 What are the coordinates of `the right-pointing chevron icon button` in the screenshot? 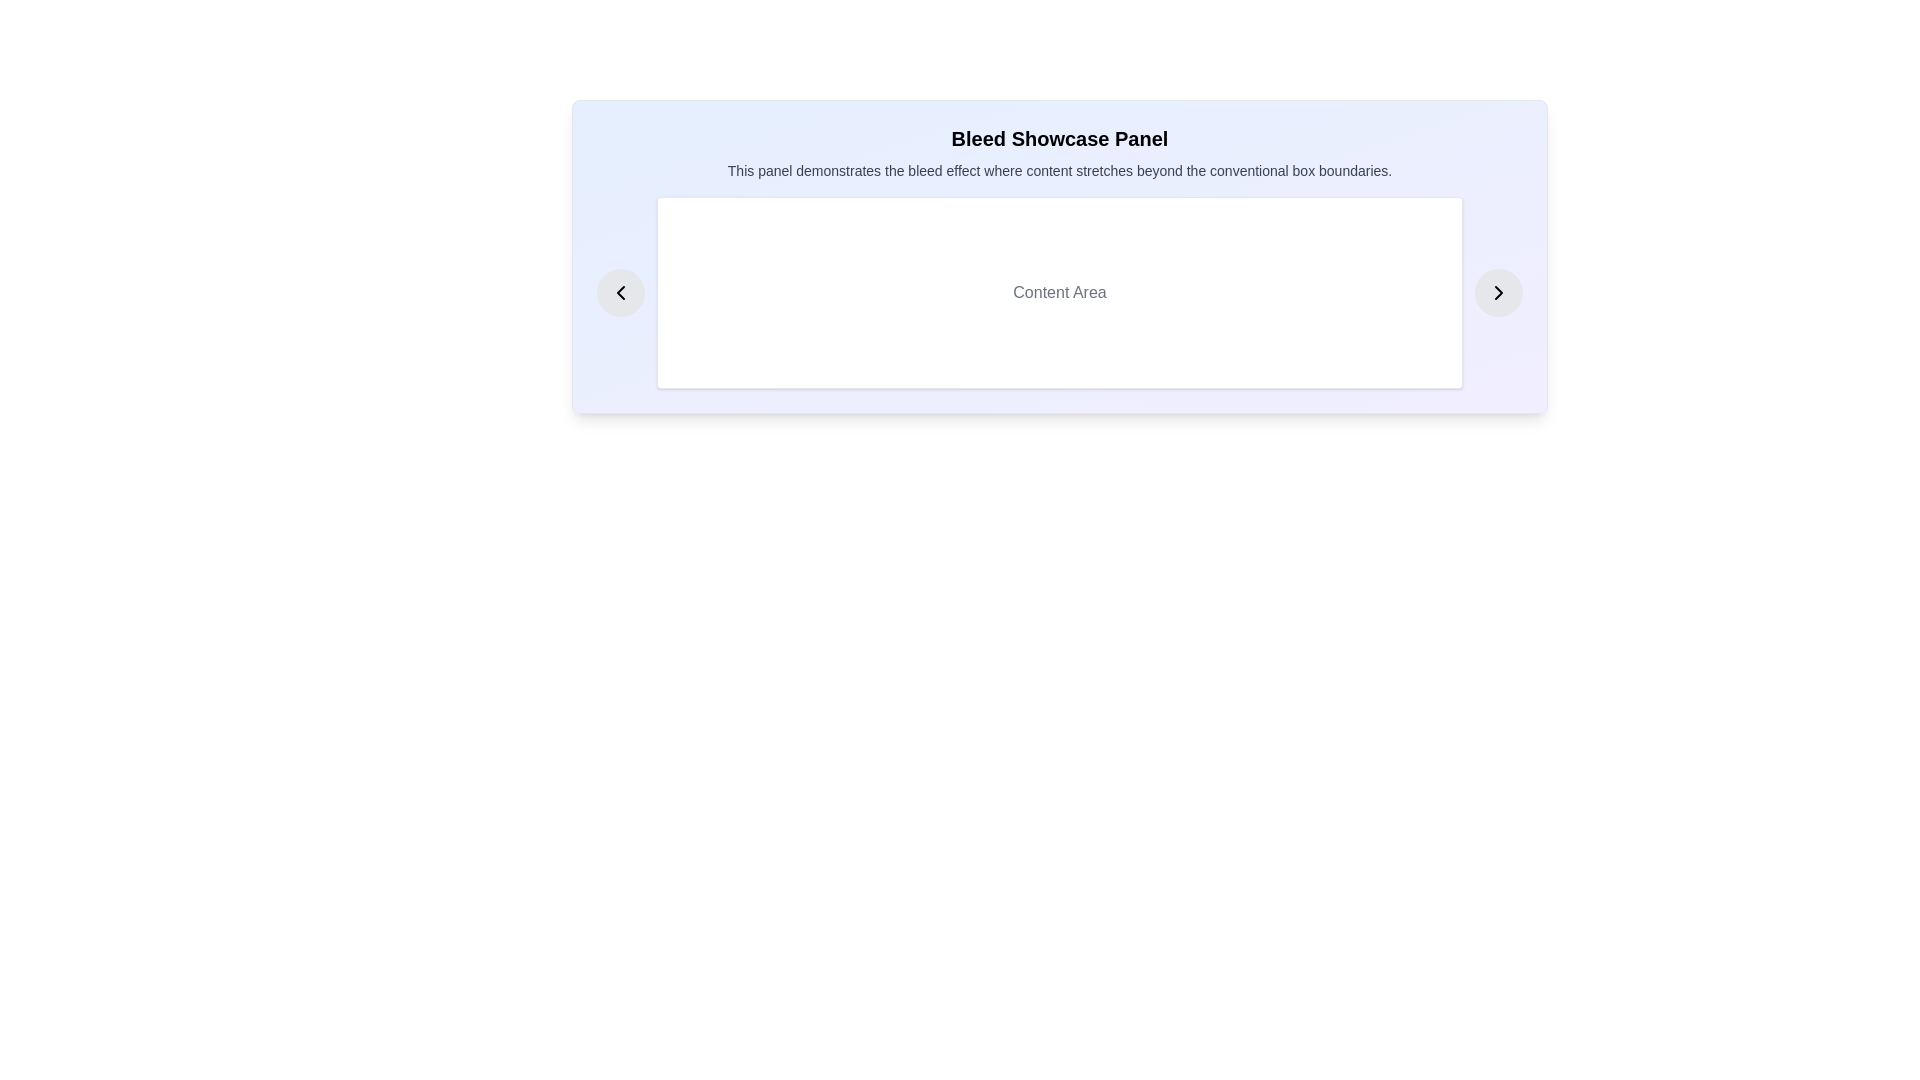 It's located at (1498, 293).